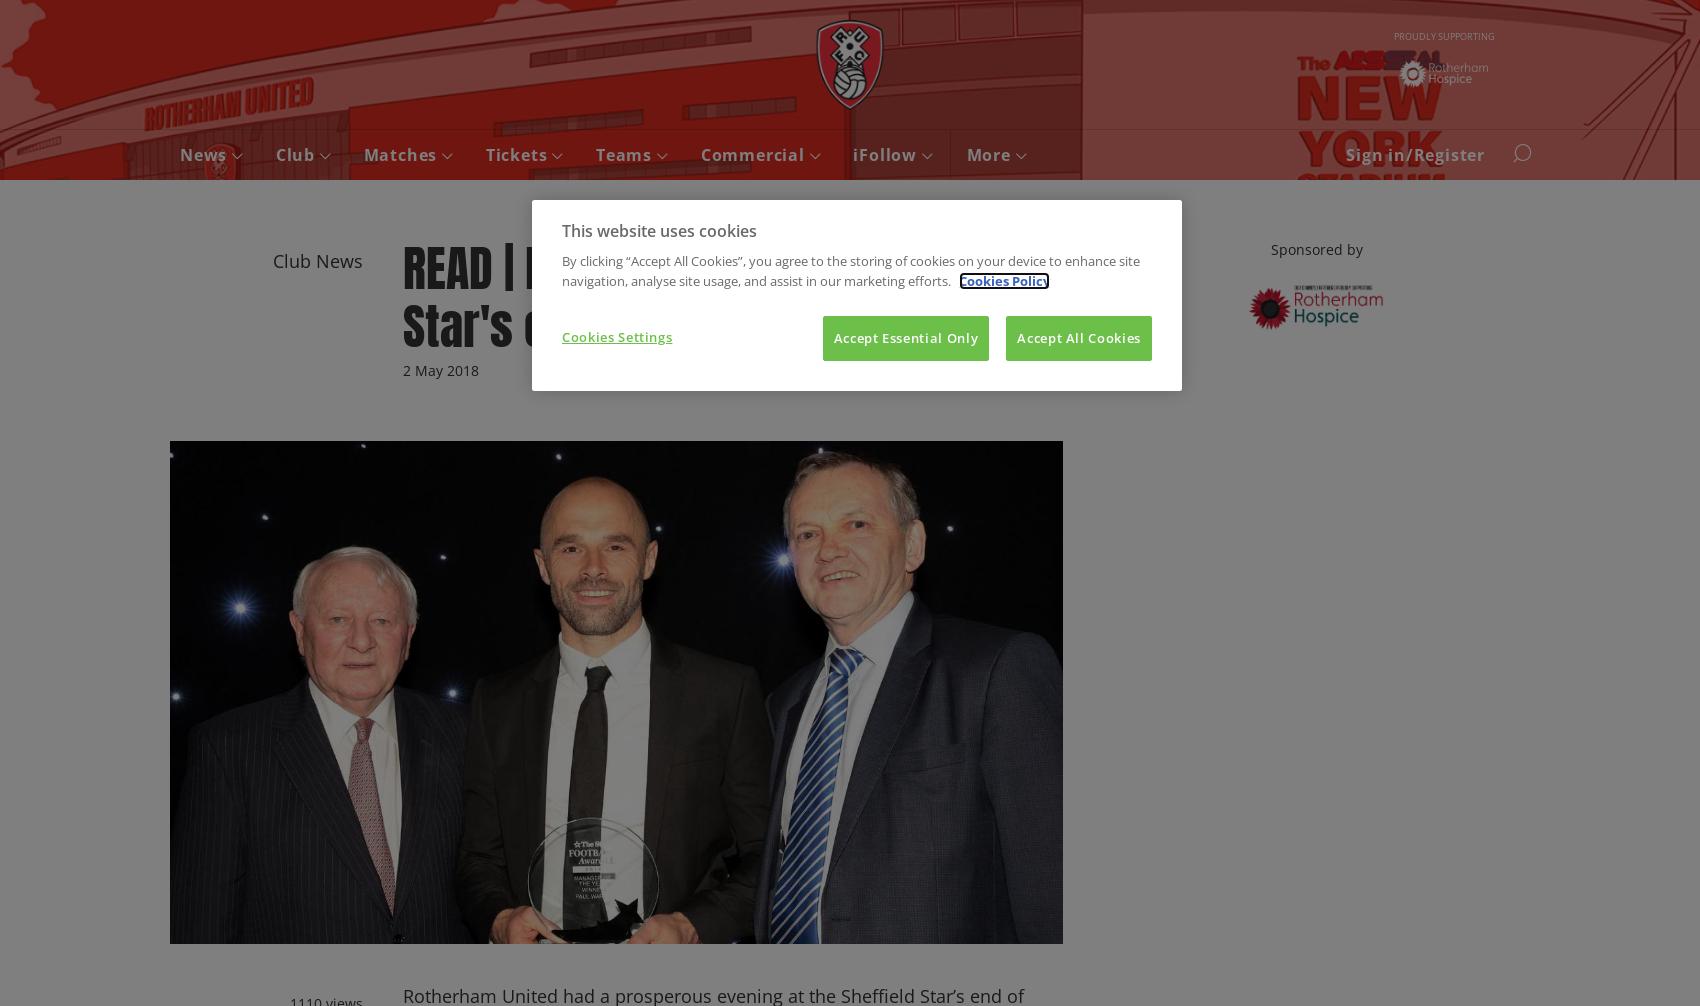 This screenshot has width=1700, height=1006. Describe the element at coordinates (402, 296) in the screenshot. I see `'READ | Millers scoop prizes at The Star's end of season awards'` at that location.